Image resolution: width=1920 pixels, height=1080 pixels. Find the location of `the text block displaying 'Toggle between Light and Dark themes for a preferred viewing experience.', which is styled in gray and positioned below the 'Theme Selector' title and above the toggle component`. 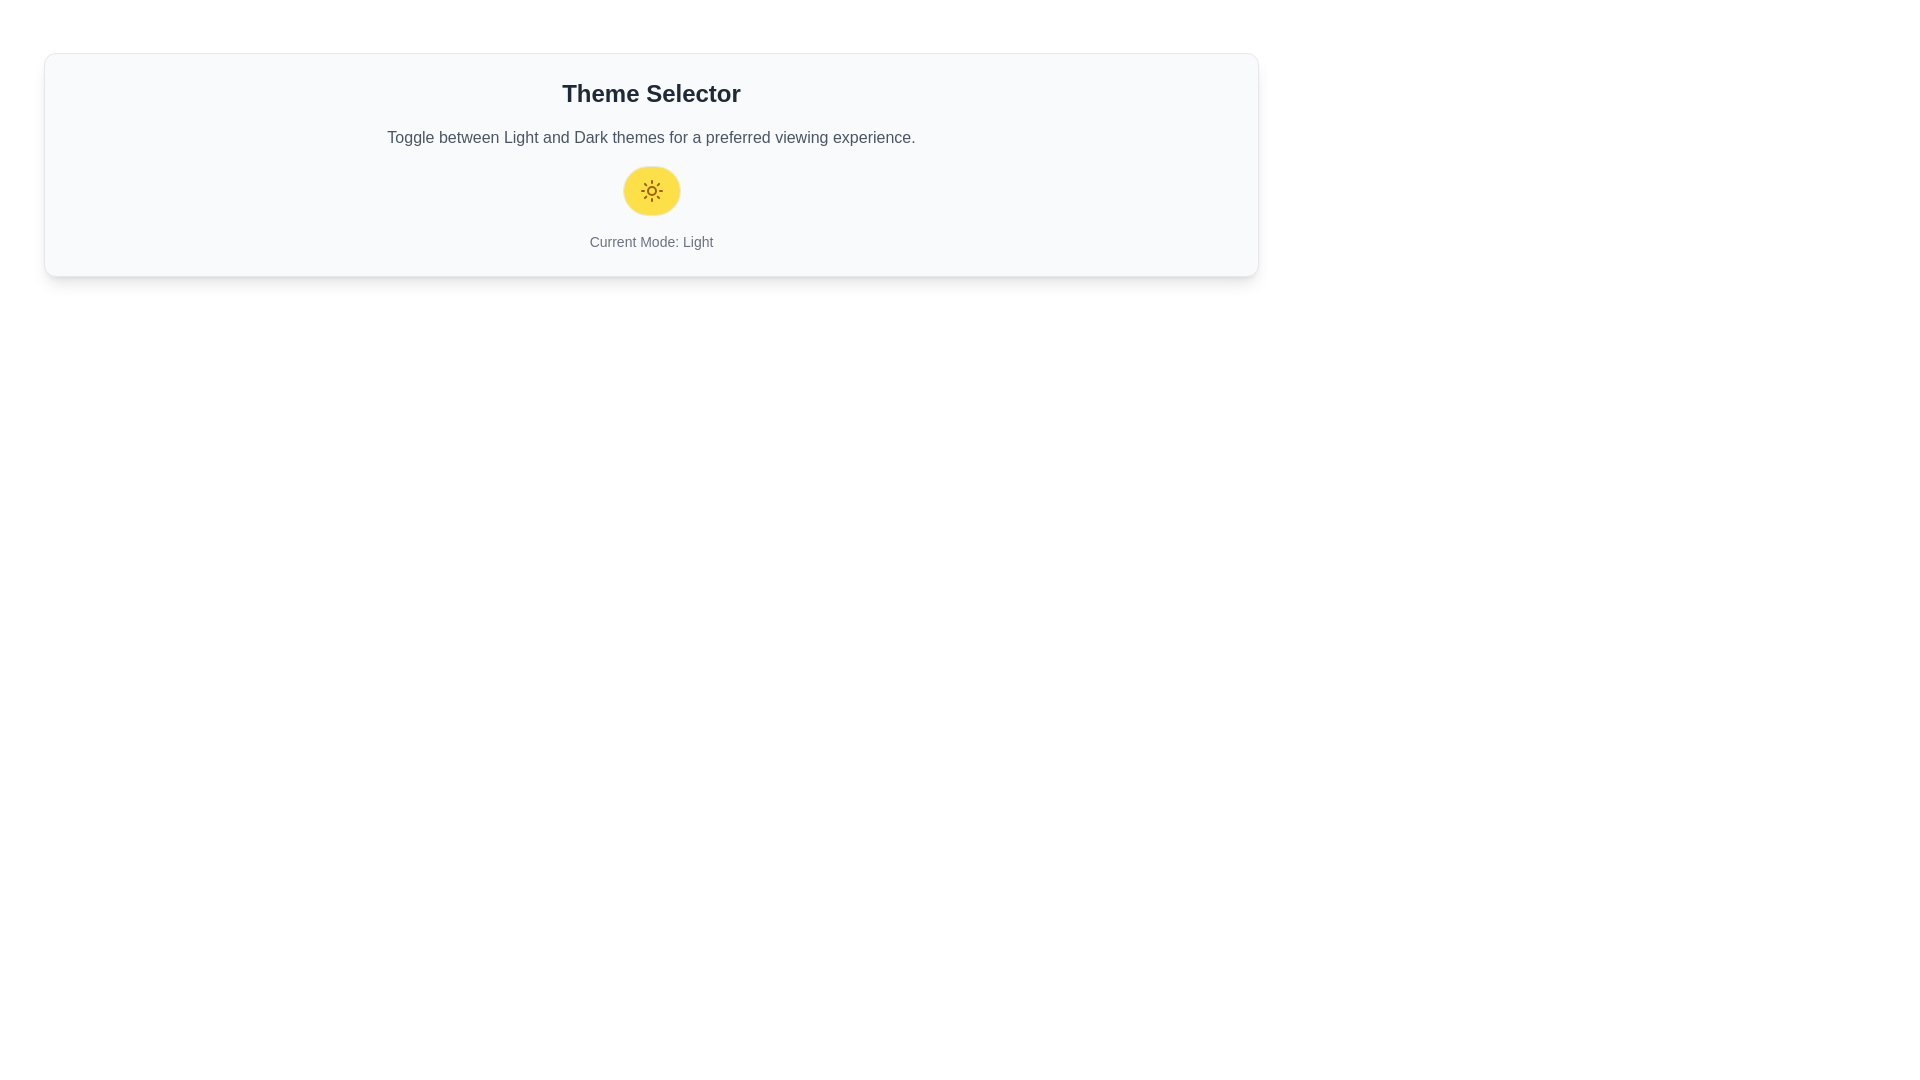

the text block displaying 'Toggle between Light and Dark themes for a preferred viewing experience.', which is styled in gray and positioned below the 'Theme Selector' title and above the toggle component is located at coordinates (651, 137).